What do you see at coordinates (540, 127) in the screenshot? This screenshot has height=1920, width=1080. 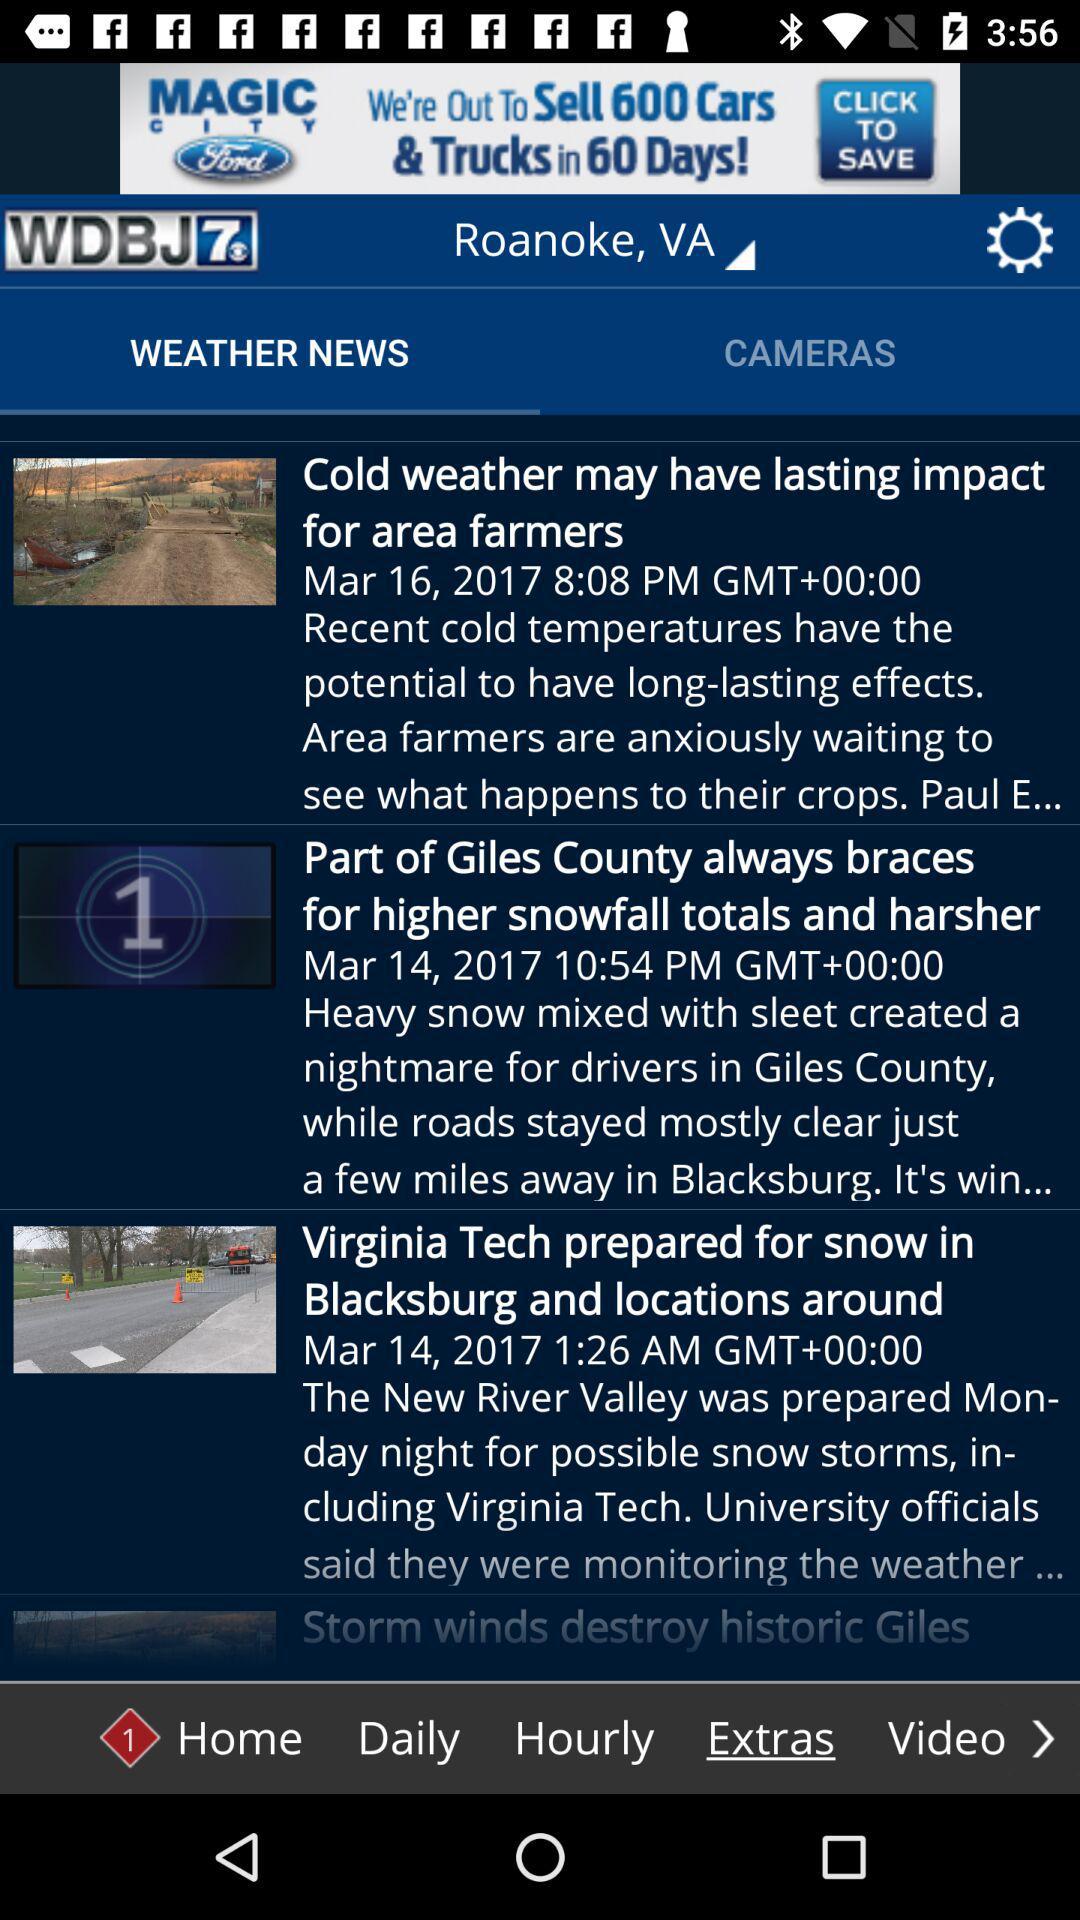 I see `the advertisement` at bounding box center [540, 127].